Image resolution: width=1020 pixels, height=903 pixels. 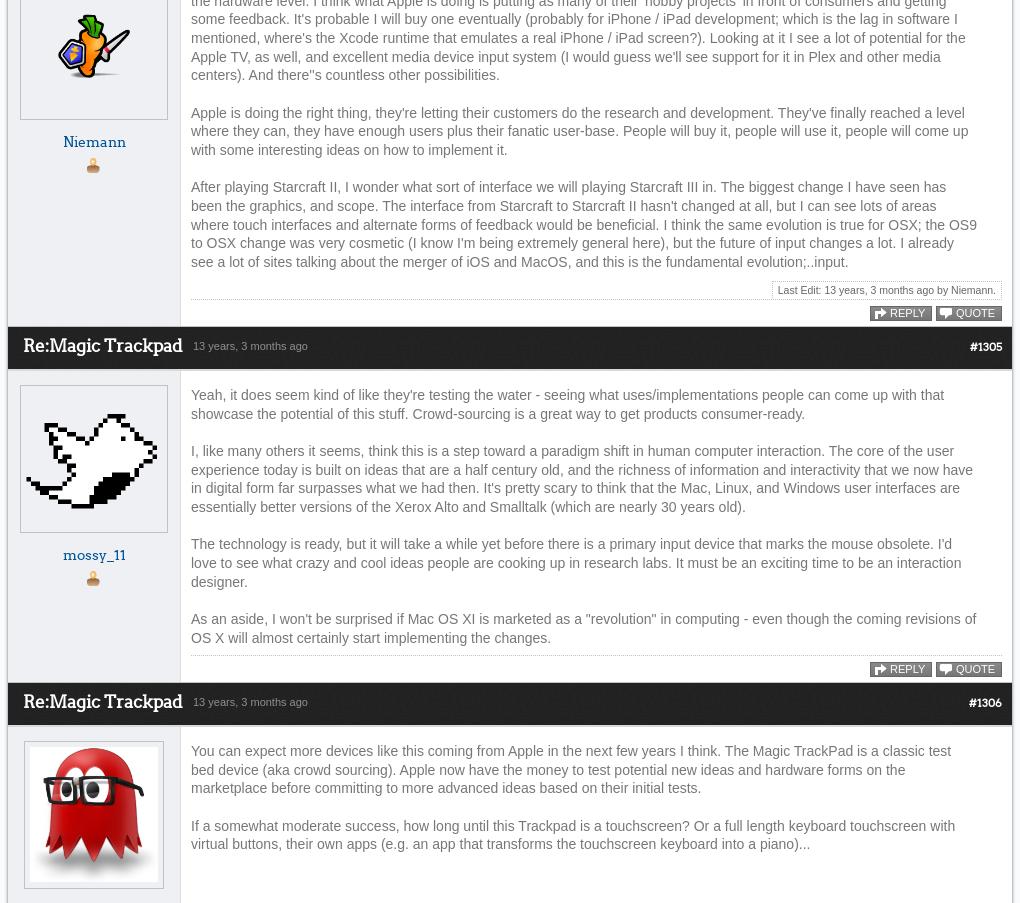 I want to click on 'Yeah, it does seem kind of like they're testing the water - seeing what uses/implementations people can come up with that showcase the potential of this stuff. Crowd-sourcing is a great way to get products consumer-ready.', so click(x=567, y=403).